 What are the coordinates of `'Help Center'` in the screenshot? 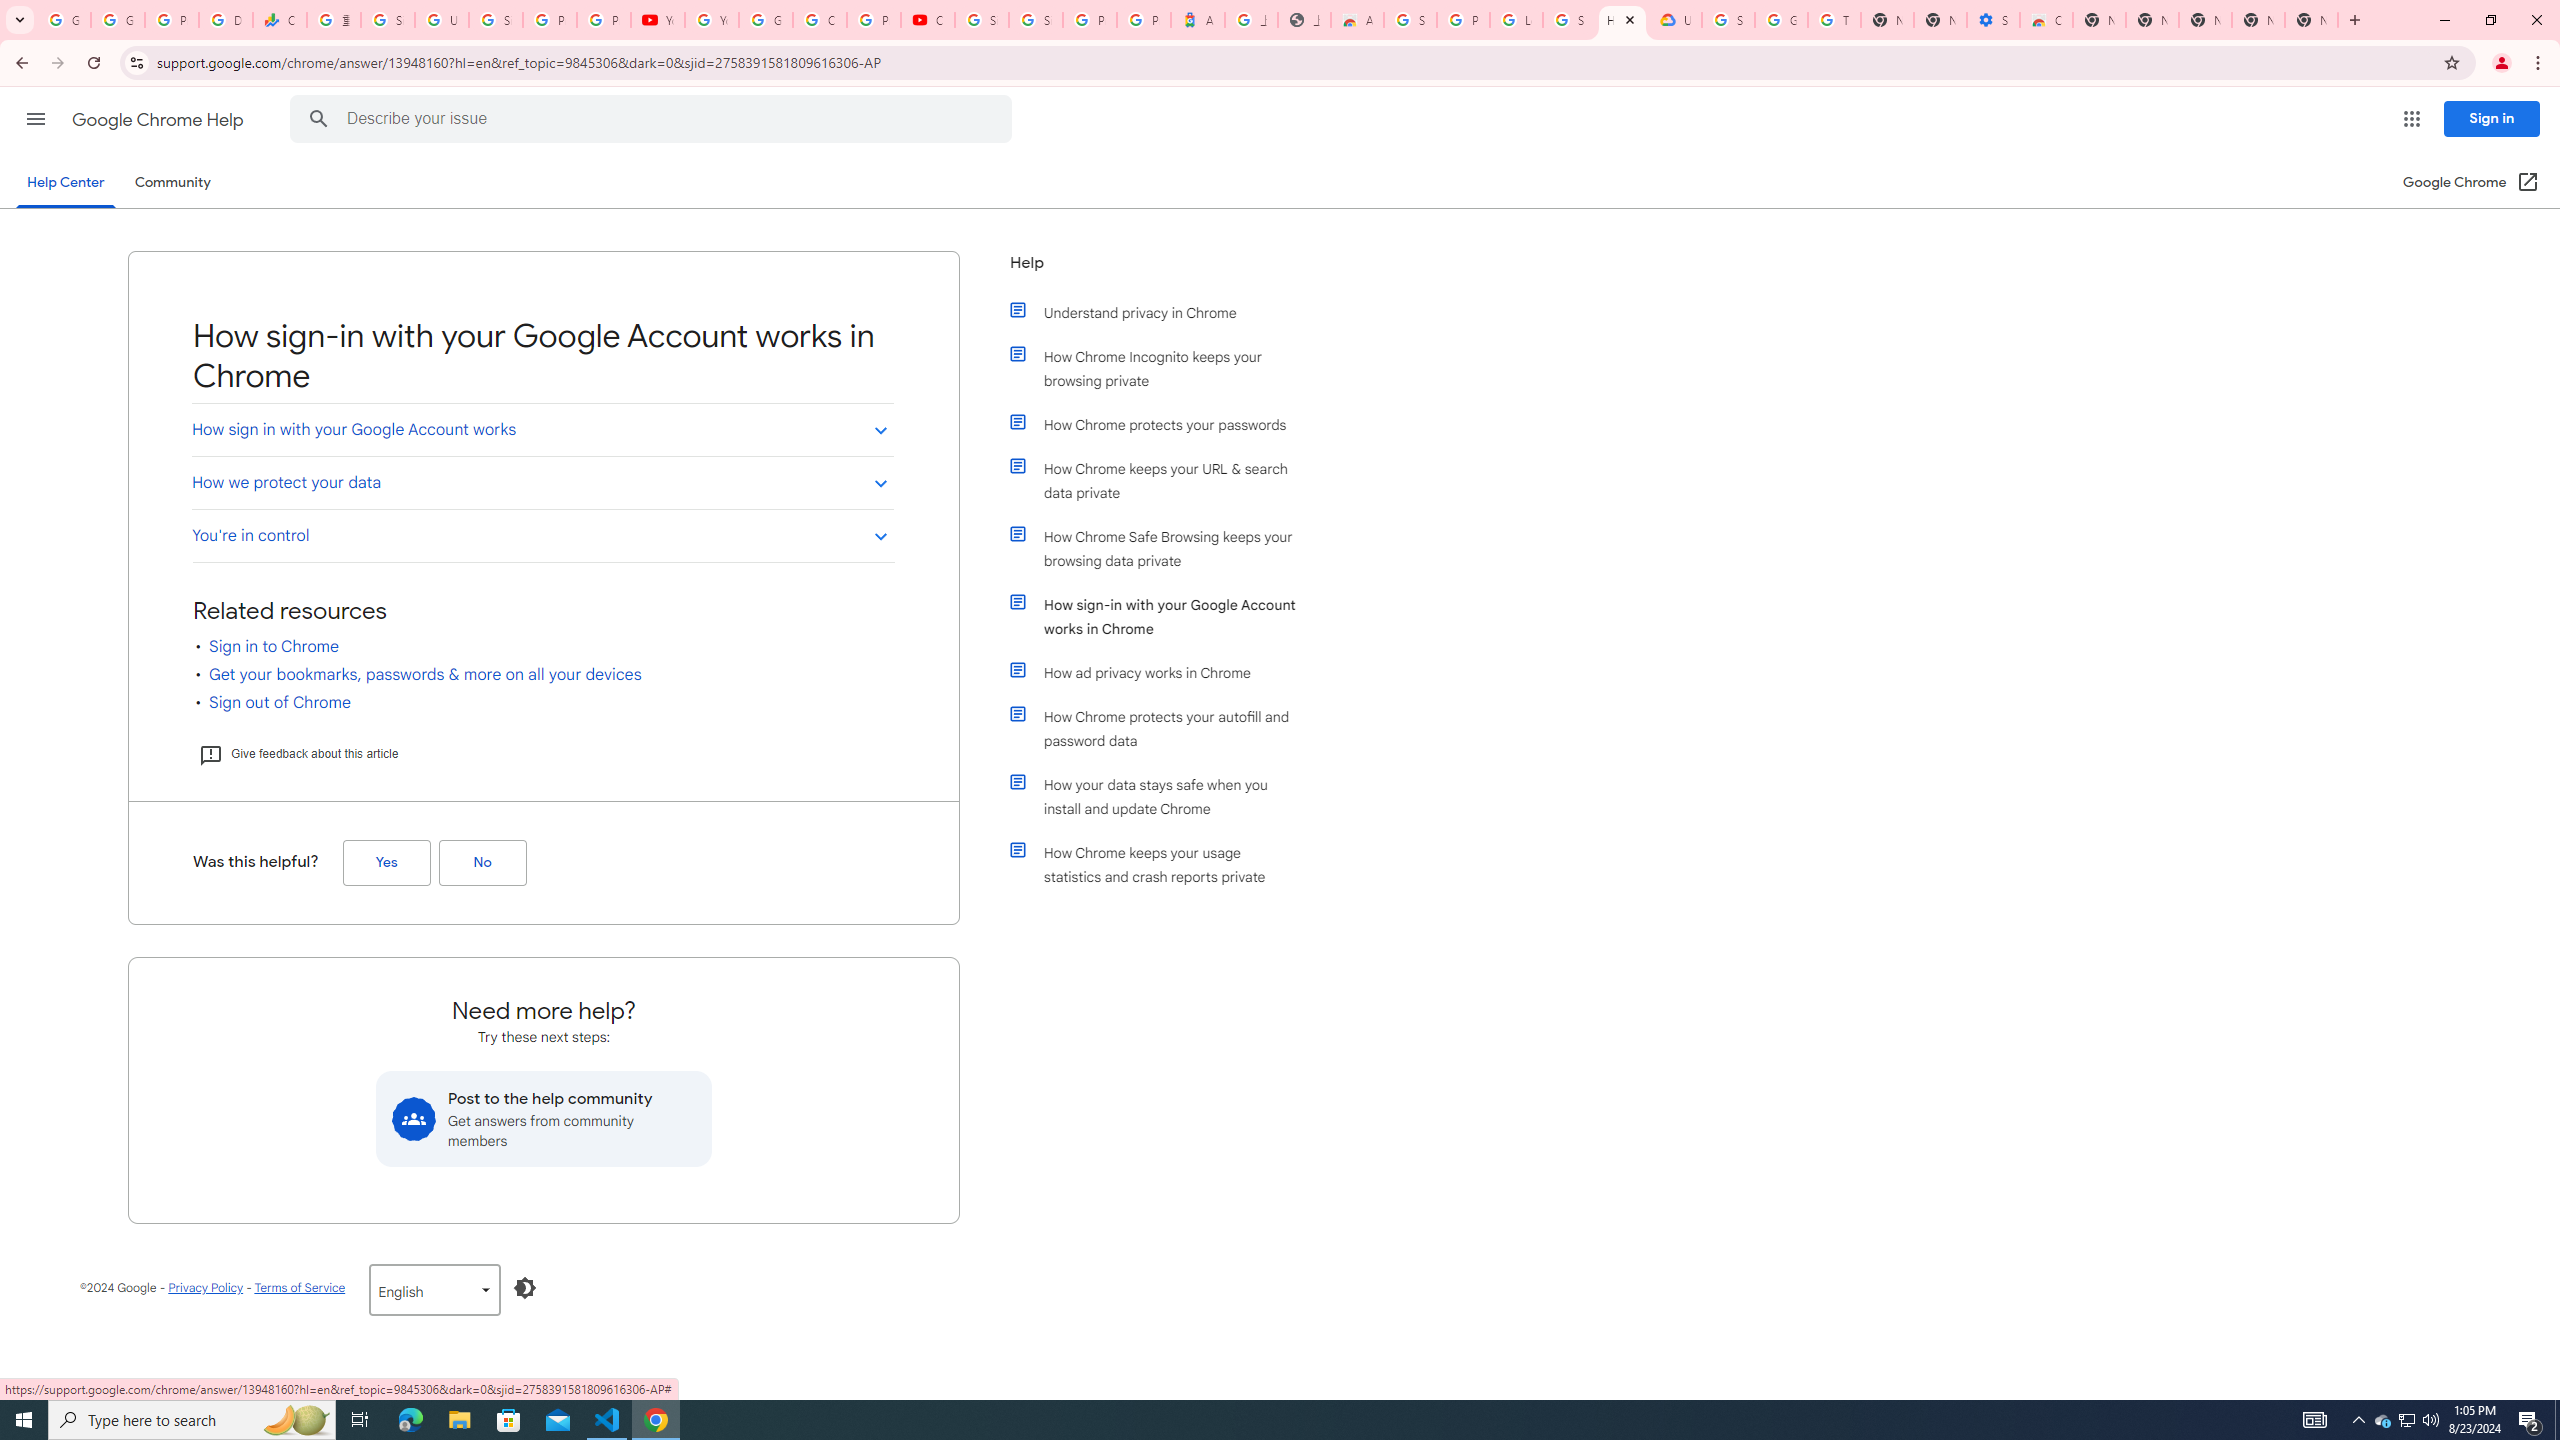 It's located at (65, 181).